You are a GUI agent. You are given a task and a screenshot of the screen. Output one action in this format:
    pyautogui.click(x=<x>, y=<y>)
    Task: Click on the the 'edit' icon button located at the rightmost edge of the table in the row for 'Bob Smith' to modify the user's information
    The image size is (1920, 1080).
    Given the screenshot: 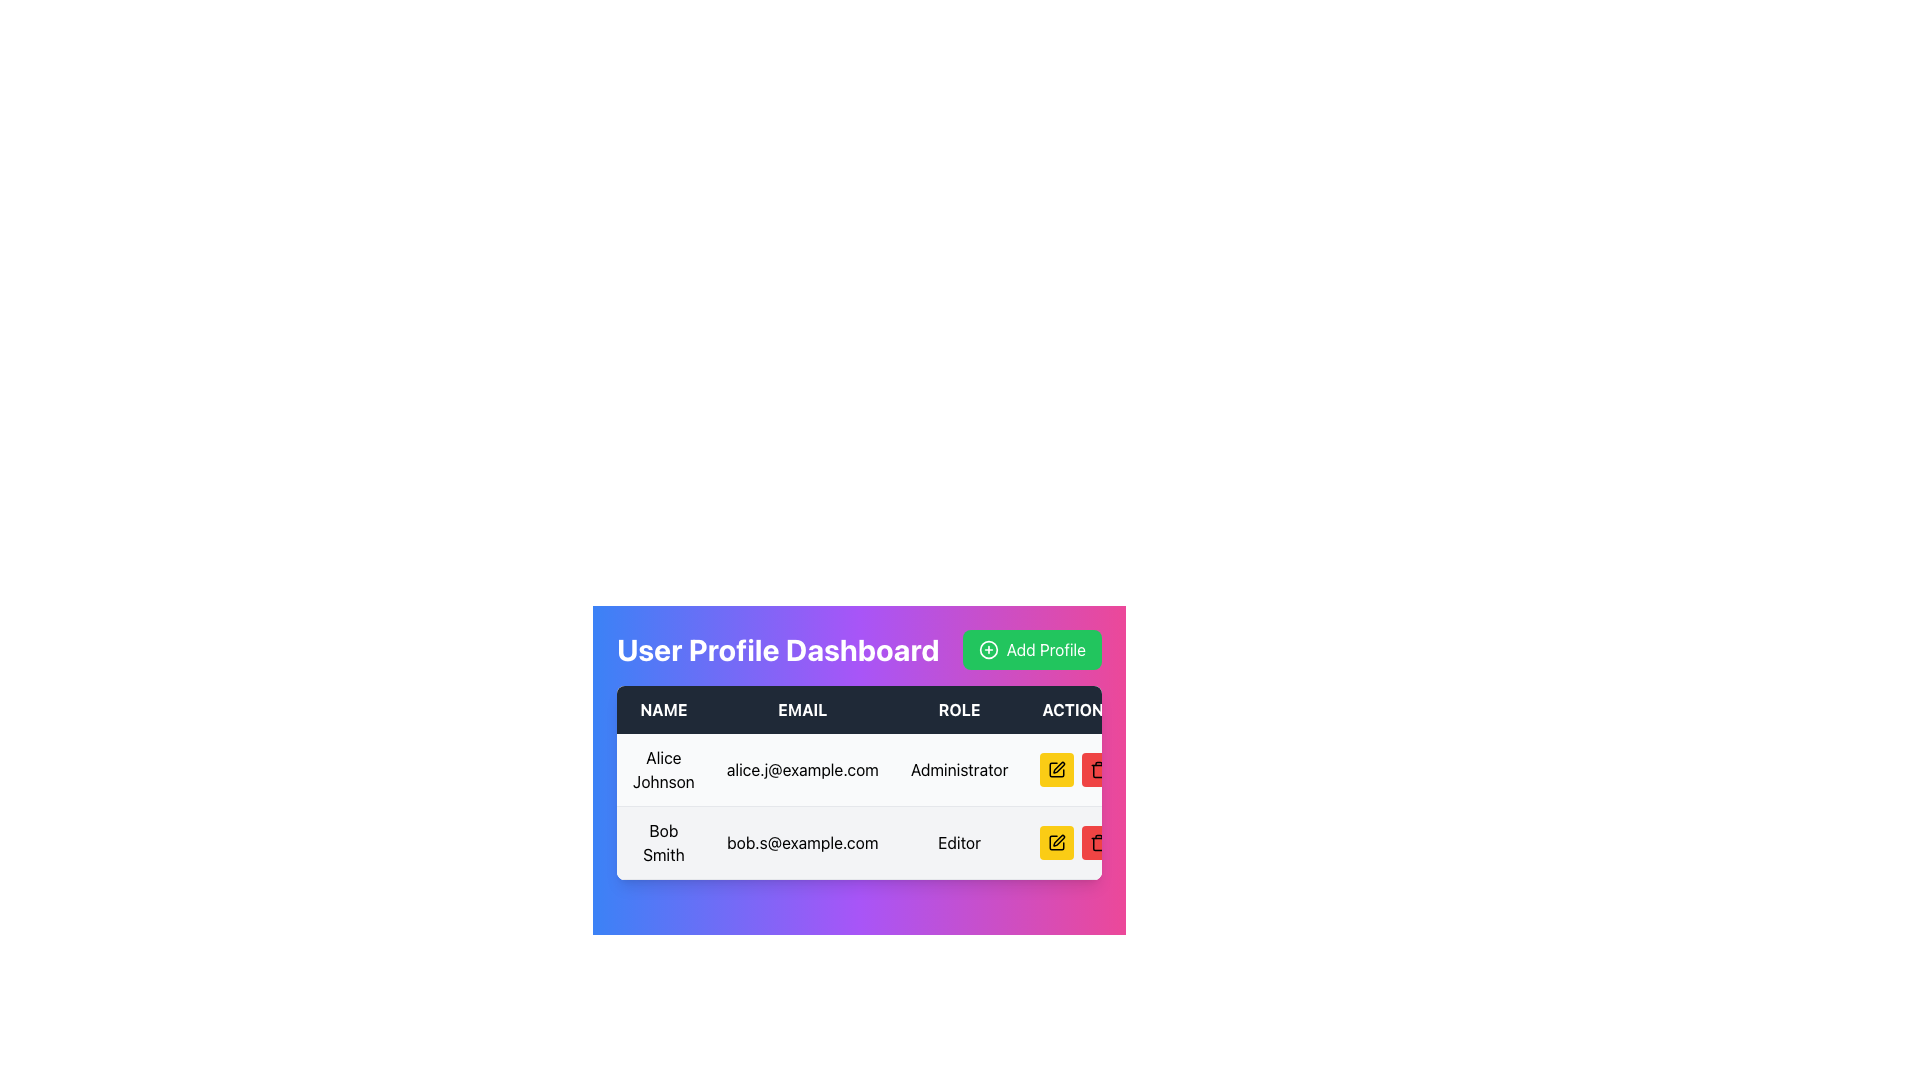 What is the action you would take?
    pyautogui.click(x=1055, y=769)
    